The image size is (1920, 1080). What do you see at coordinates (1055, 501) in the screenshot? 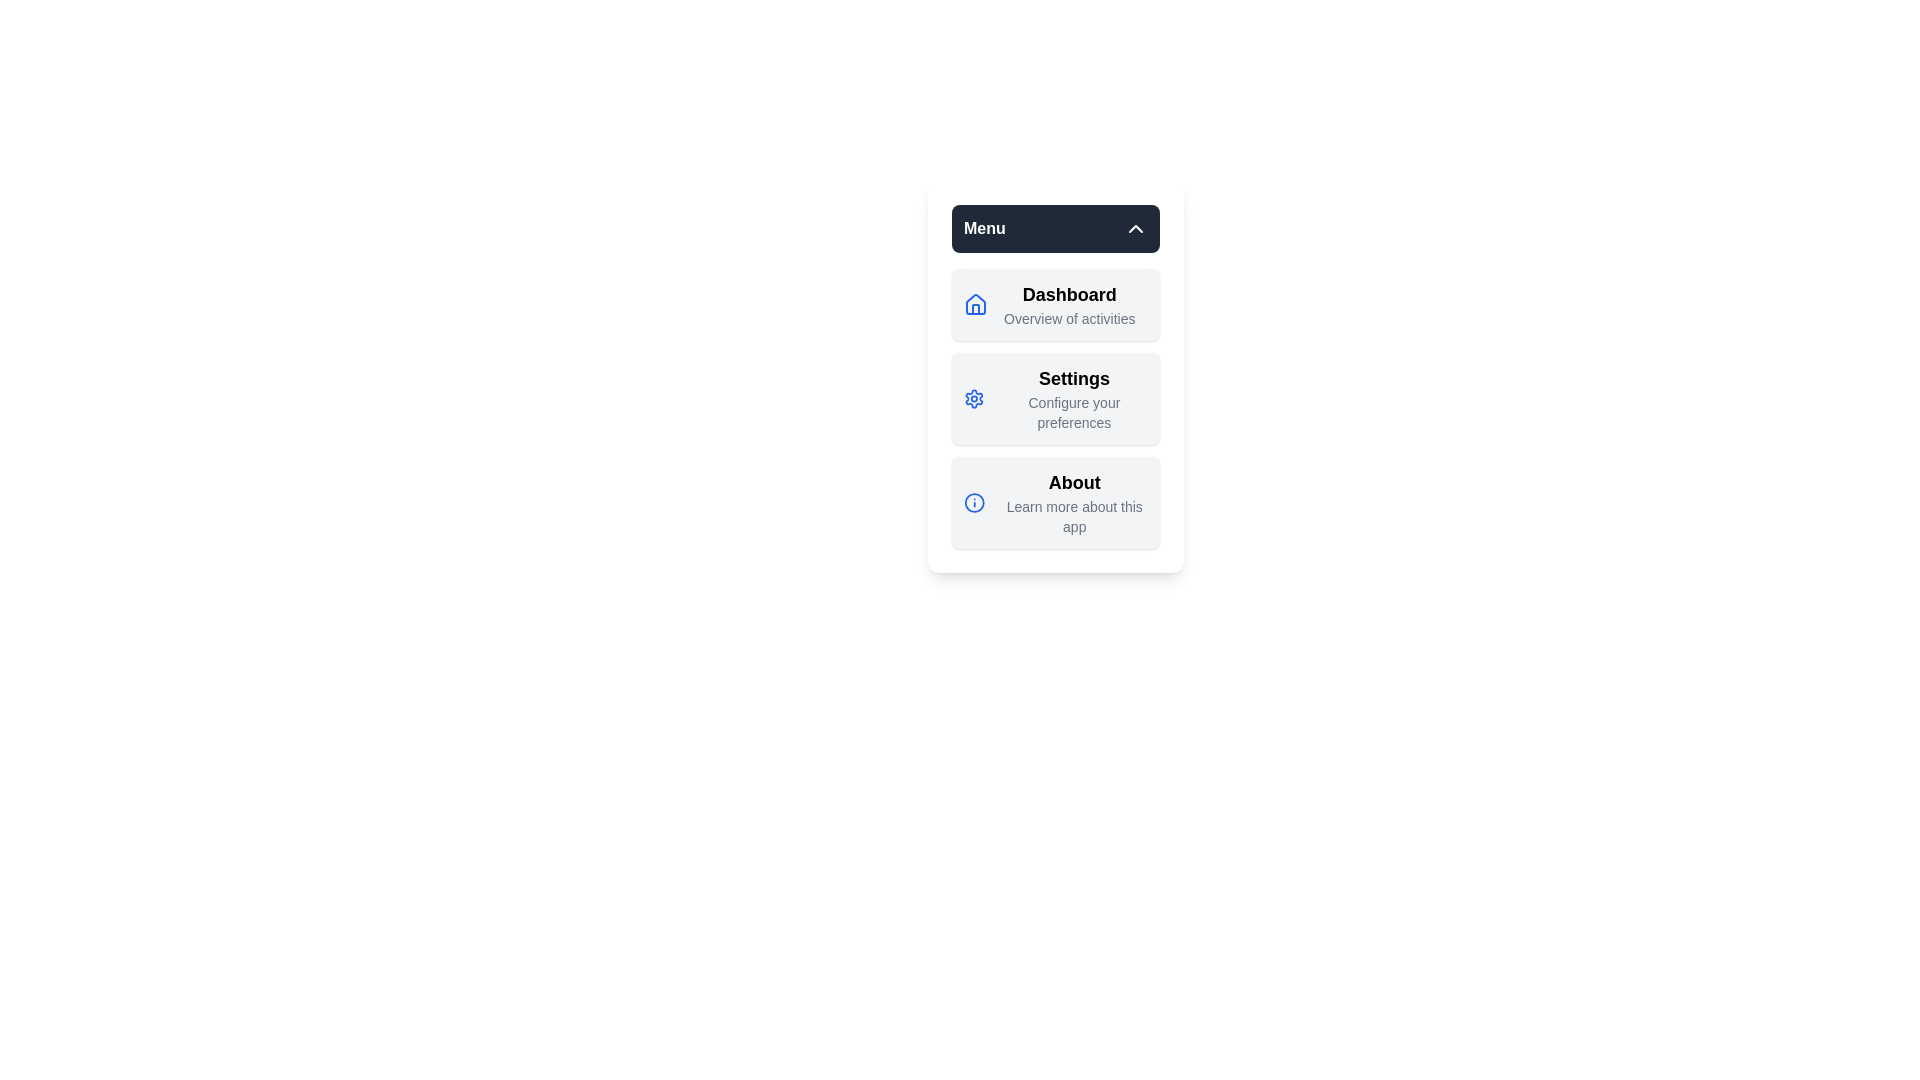
I see `the menu item About to observe its hover effect` at bounding box center [1055, 501].